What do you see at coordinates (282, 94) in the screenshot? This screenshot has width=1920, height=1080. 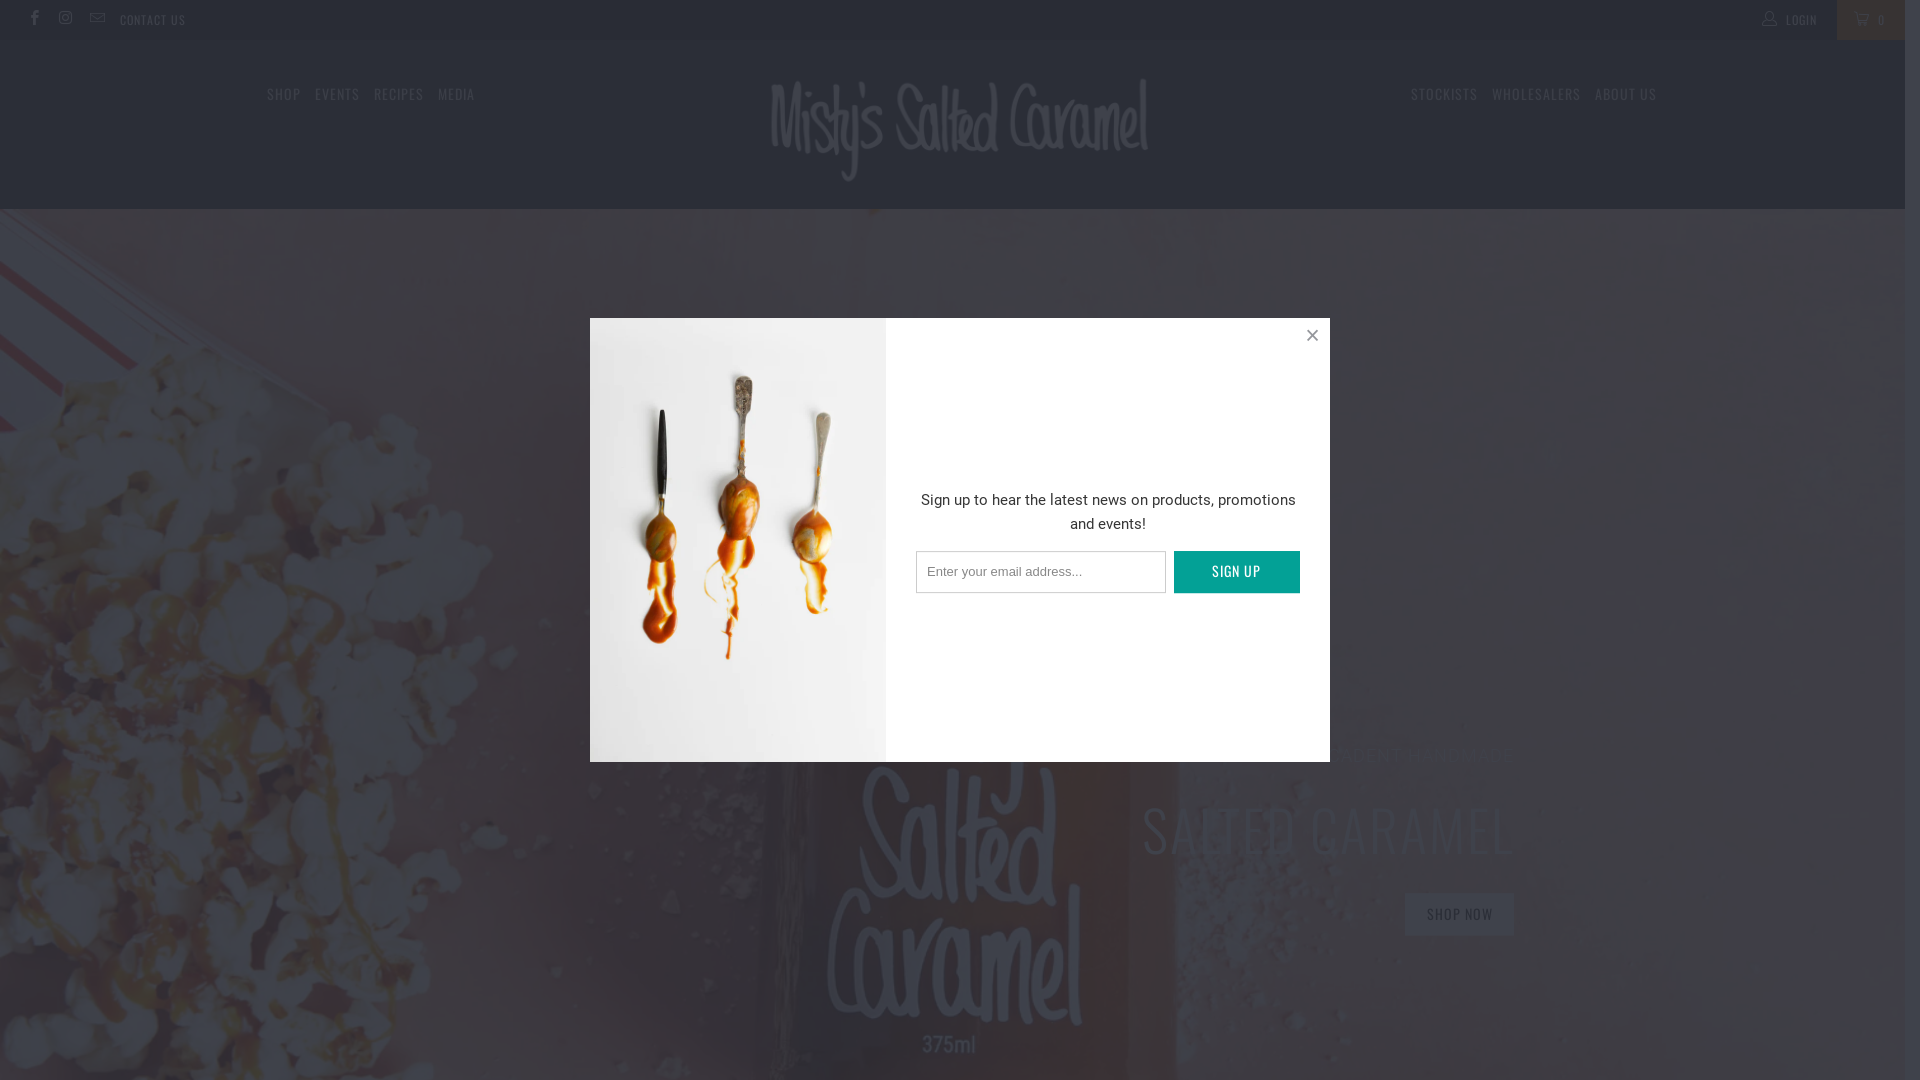 I see `'SHOP'` at bounding box center [282, 94].